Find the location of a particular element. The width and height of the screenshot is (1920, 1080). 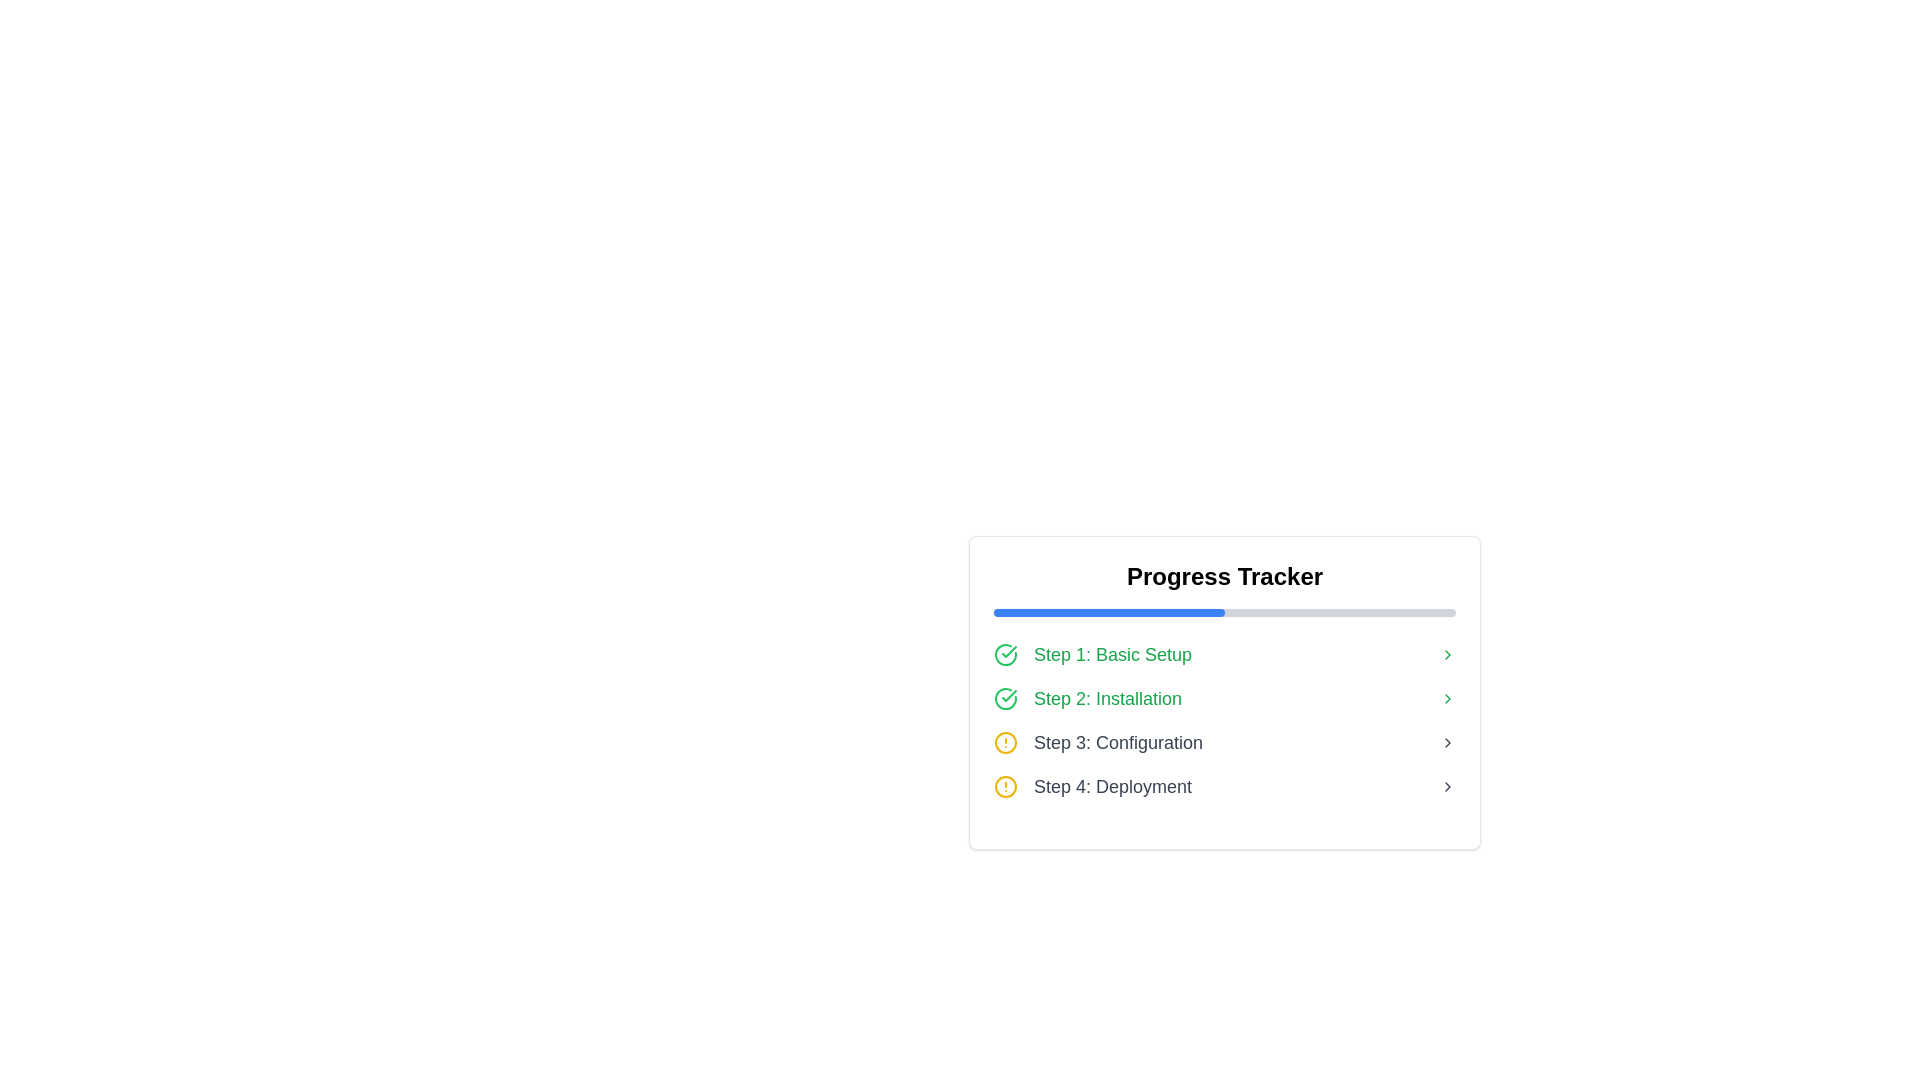

the arrow icon located at the far right of the 'Step 1: Basic Setup' list item in the 'Progress Tracker' section is located at coordinates (1448, 655).